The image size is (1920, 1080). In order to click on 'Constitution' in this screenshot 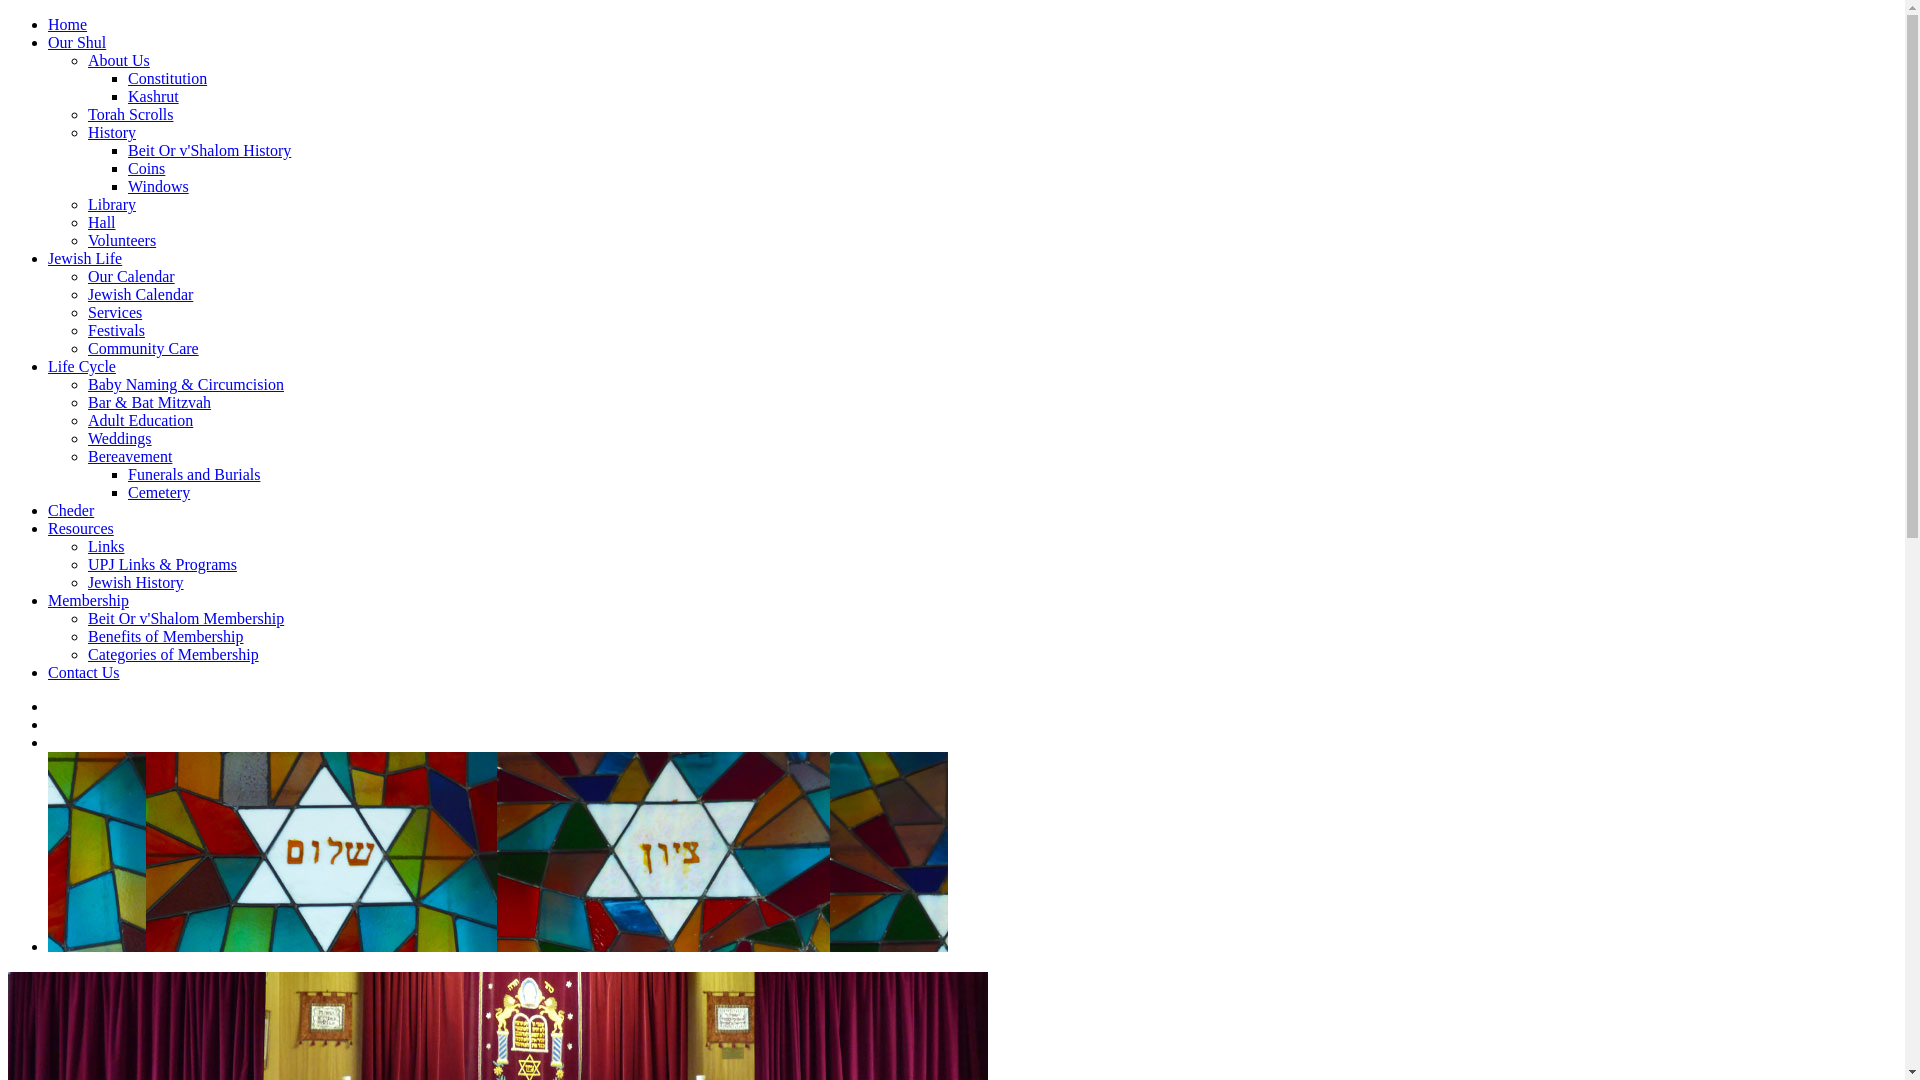, I will do `click(167, 77)`.